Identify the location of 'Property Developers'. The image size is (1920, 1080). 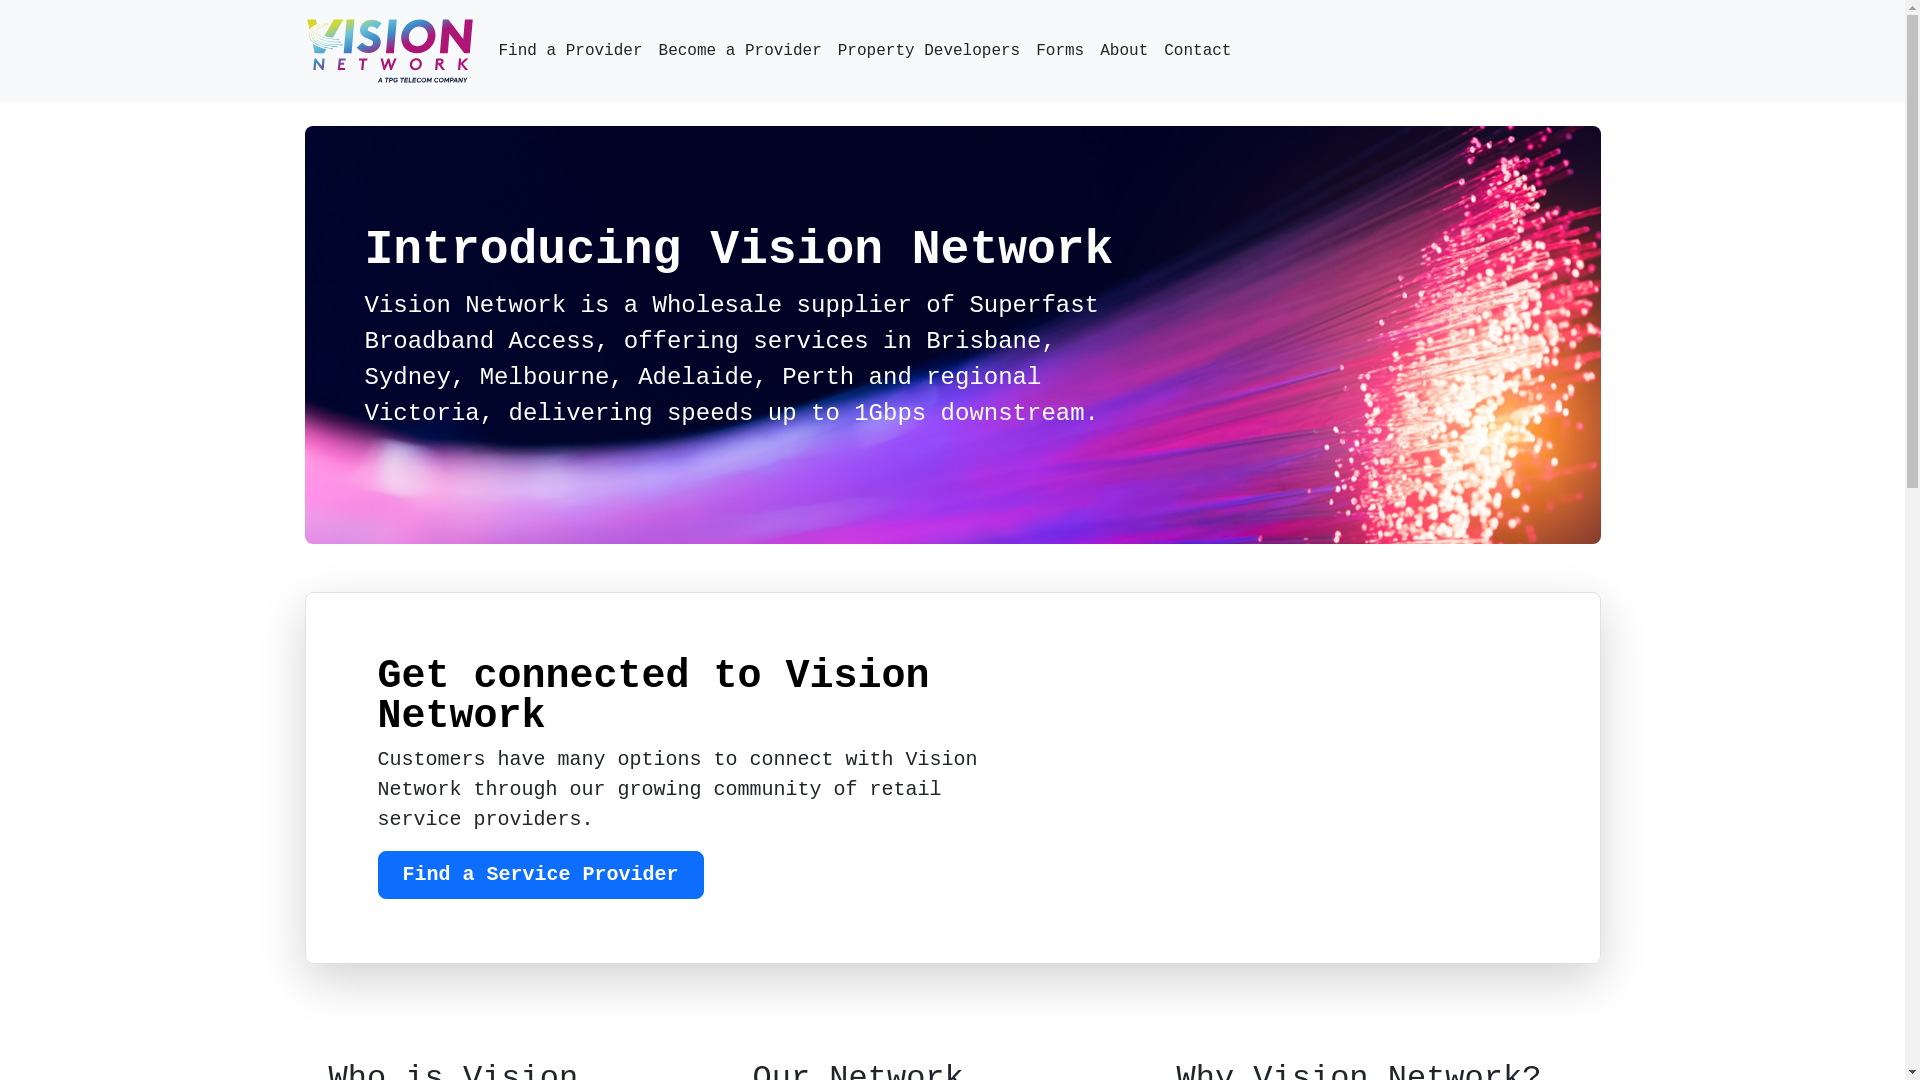
(928, 49).